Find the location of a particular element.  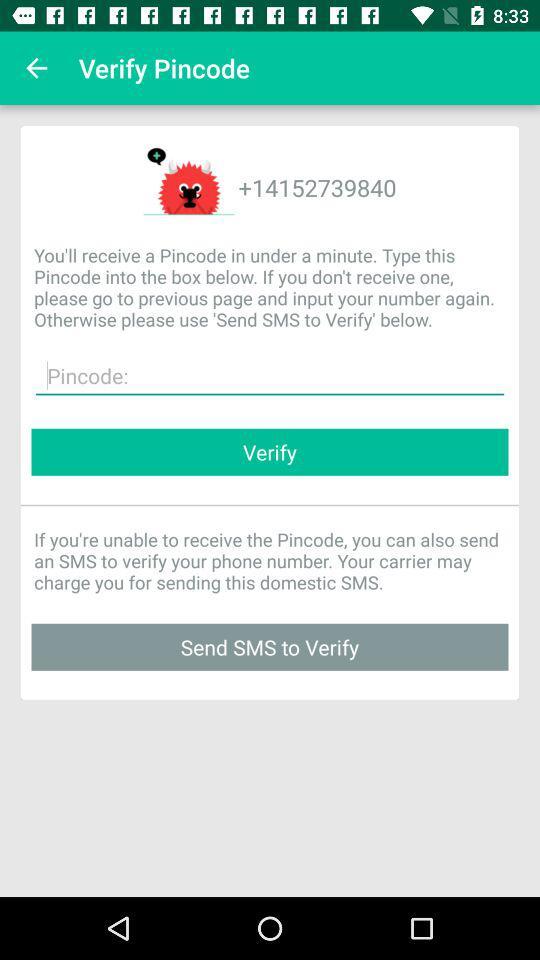

the app next to verify pincode is located at coordinates (36, 68).